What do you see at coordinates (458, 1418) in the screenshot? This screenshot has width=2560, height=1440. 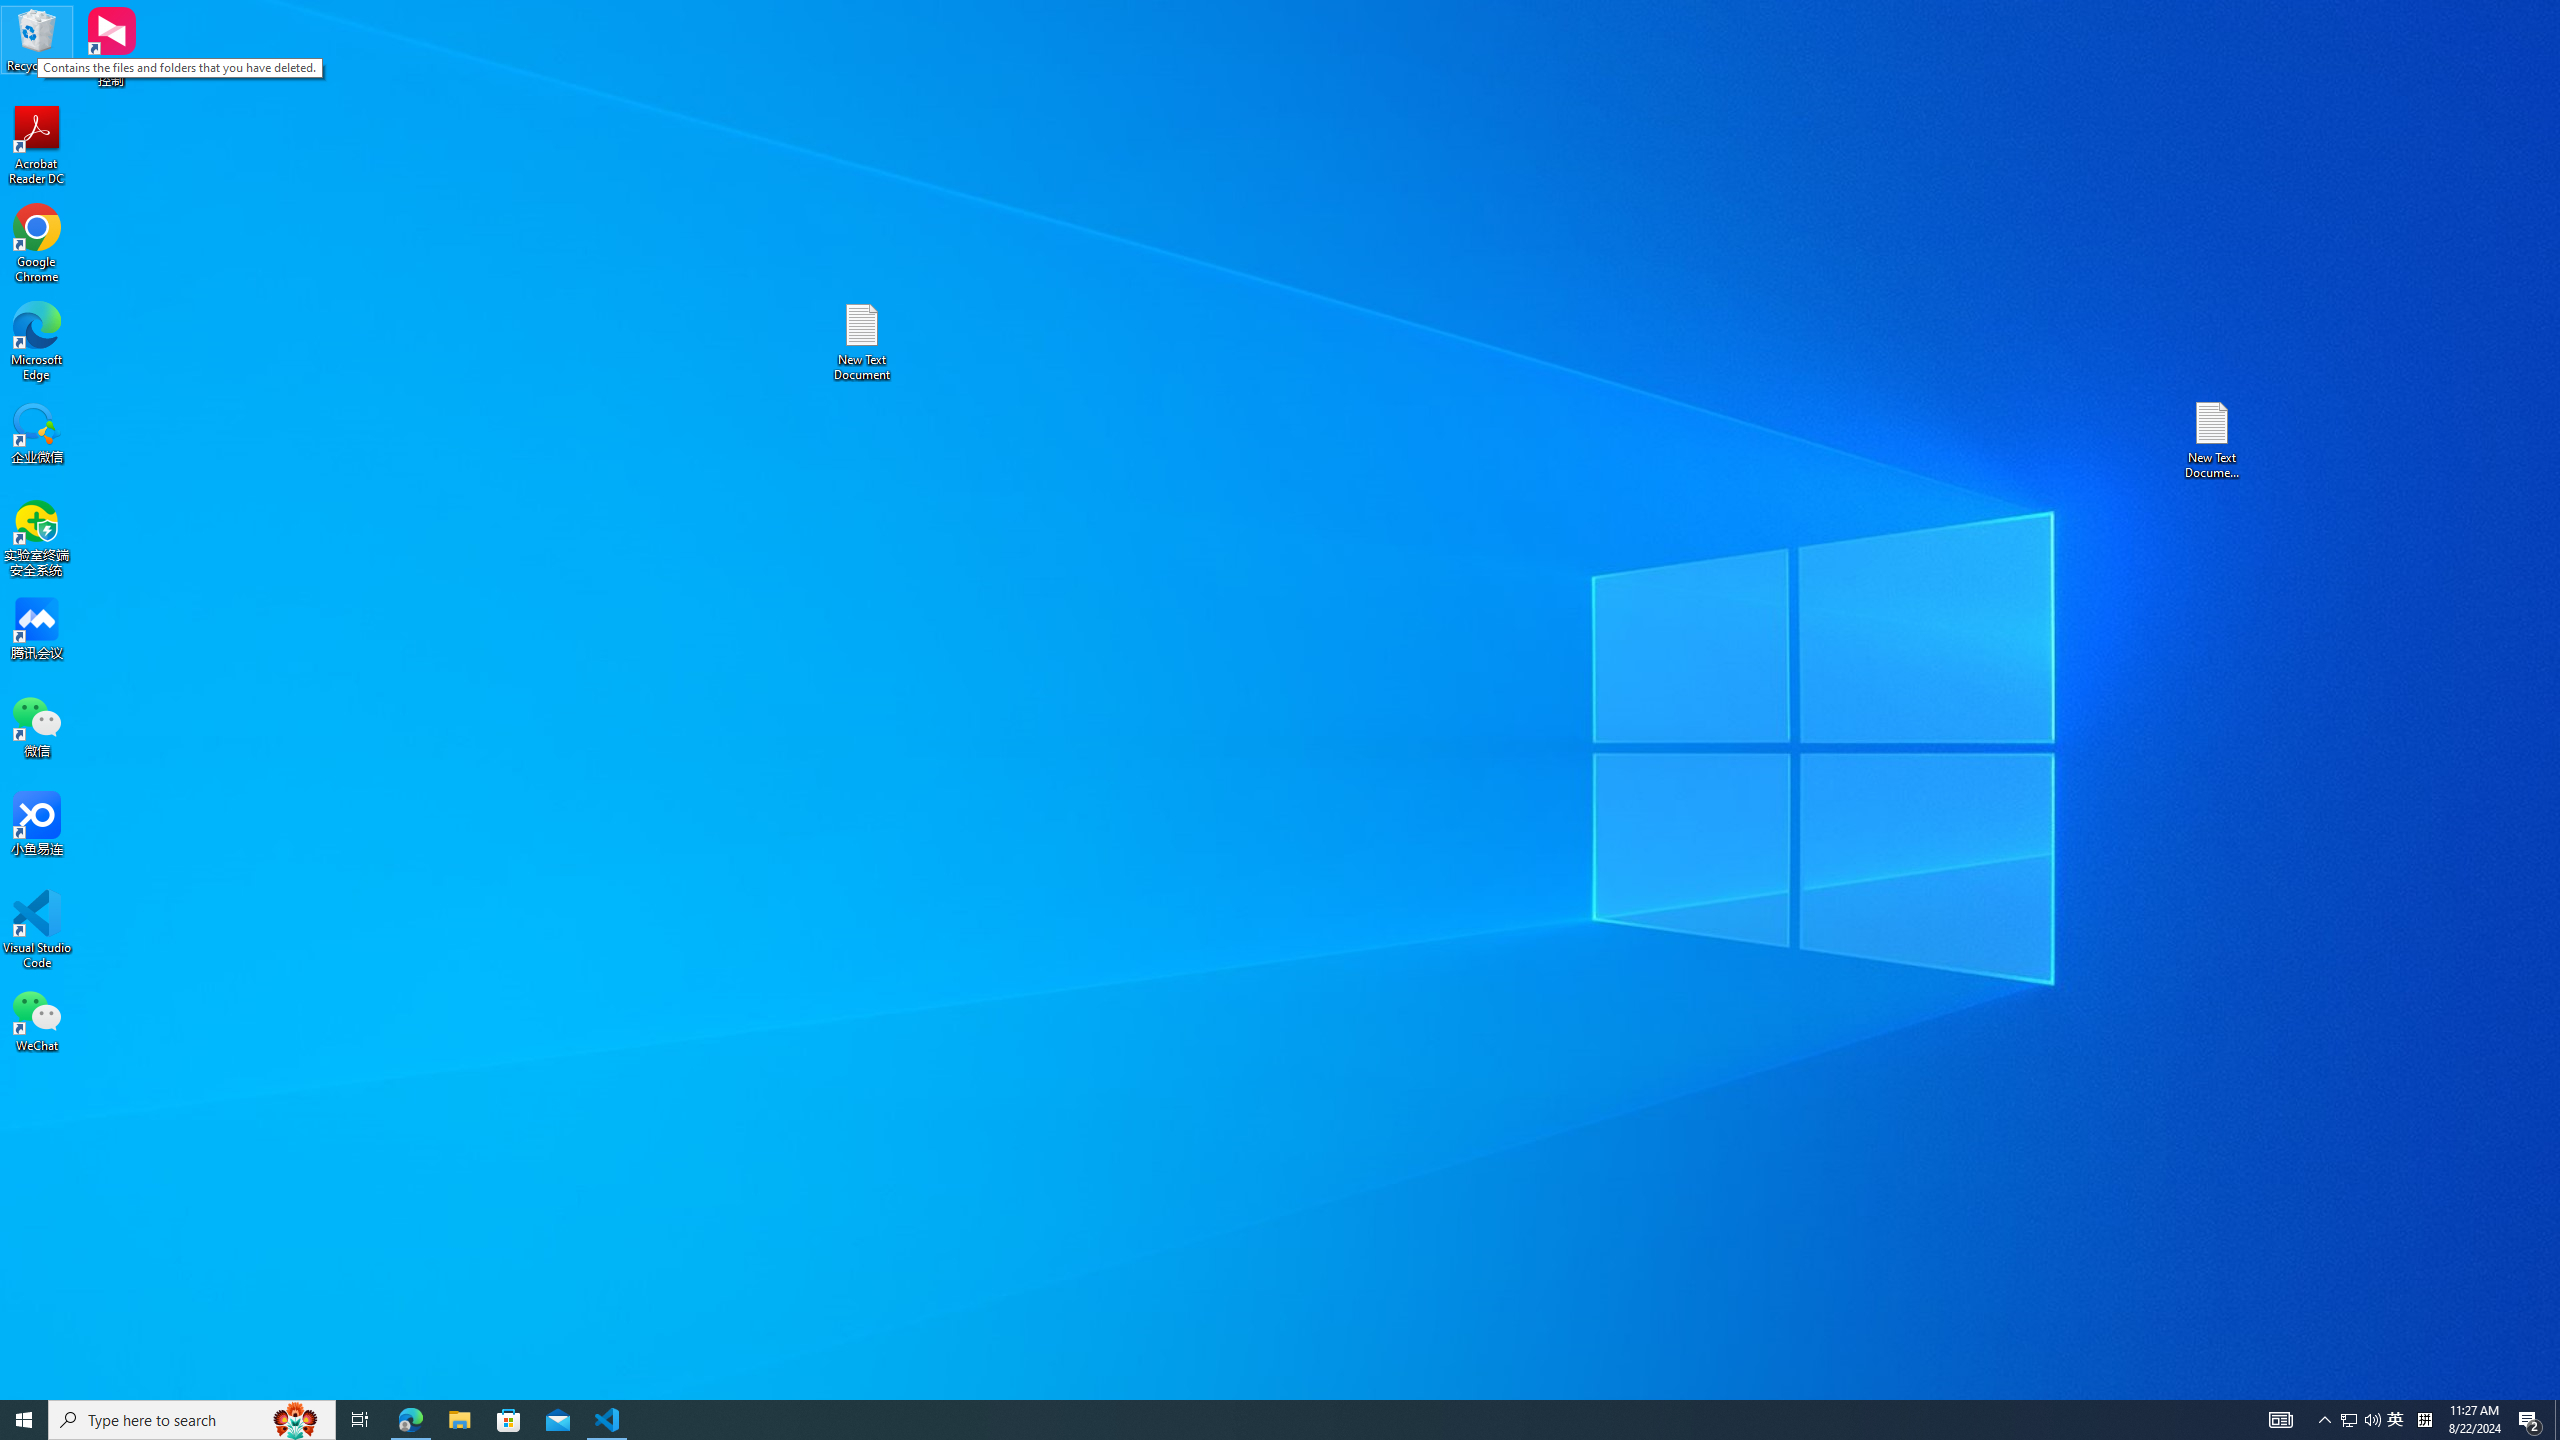 I see `'File Explorer'` at bounding box center [458, 1418].